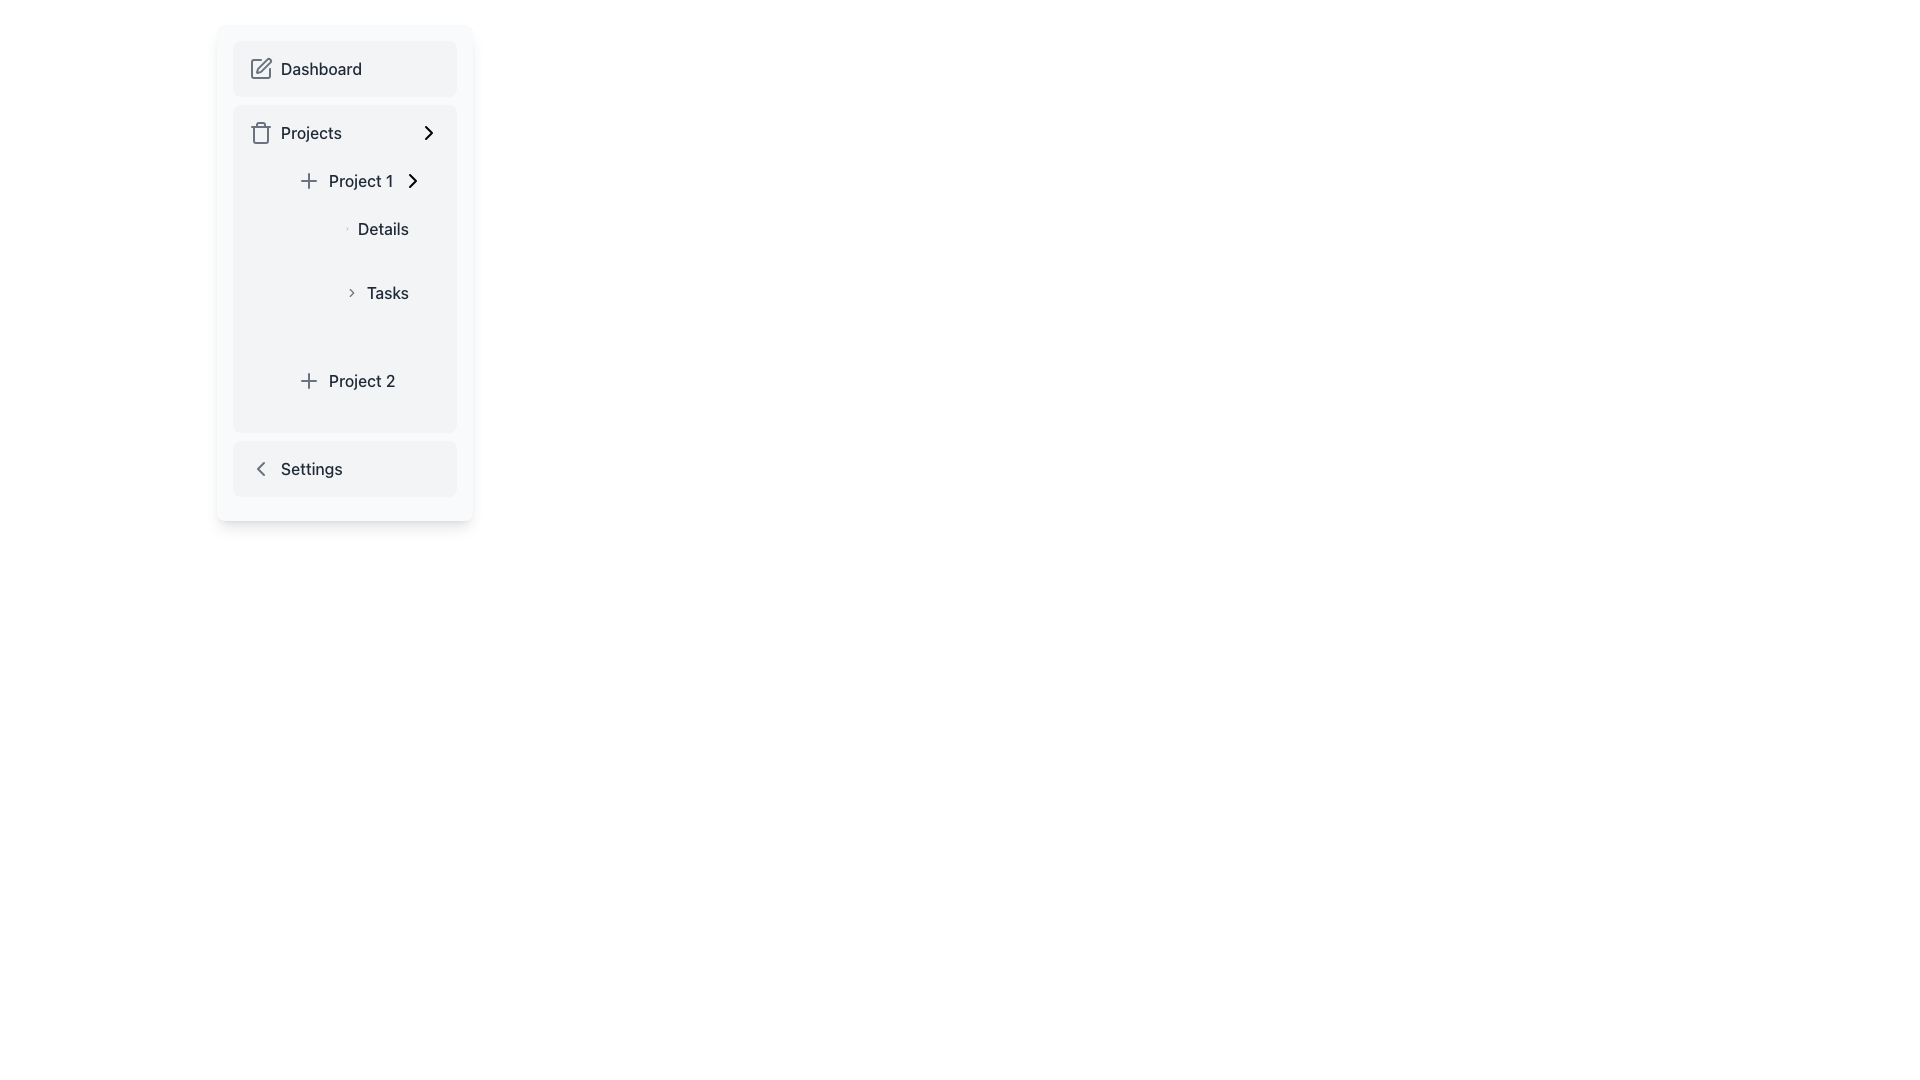  What do you see at coordinates (377, 227) in the screenshot?
I see `the informational text label located under 'Project 1' and above 'Tasks' in the vertically listed menu` at bounding box center [377, 227].